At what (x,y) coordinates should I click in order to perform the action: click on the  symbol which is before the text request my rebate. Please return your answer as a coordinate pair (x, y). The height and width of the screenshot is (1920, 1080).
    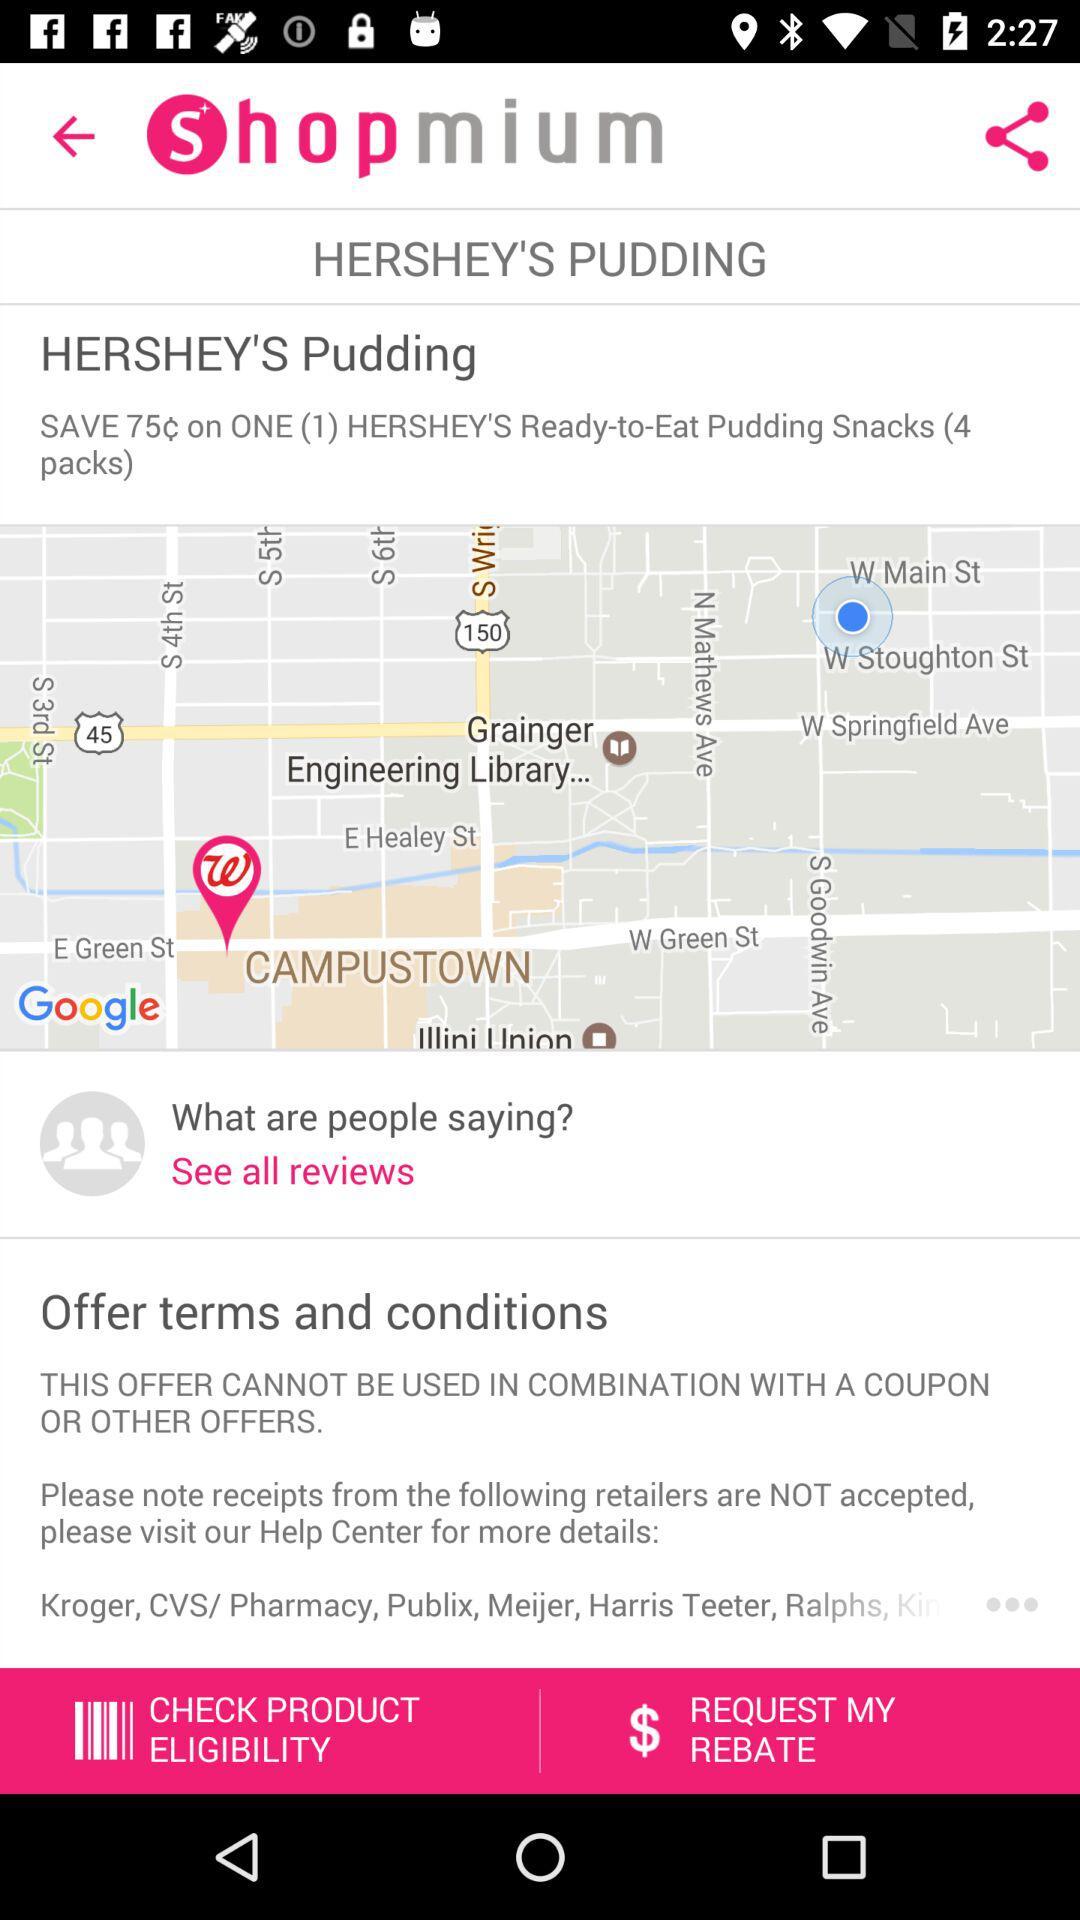
    Looking at the image, I should click on (644, 1730).